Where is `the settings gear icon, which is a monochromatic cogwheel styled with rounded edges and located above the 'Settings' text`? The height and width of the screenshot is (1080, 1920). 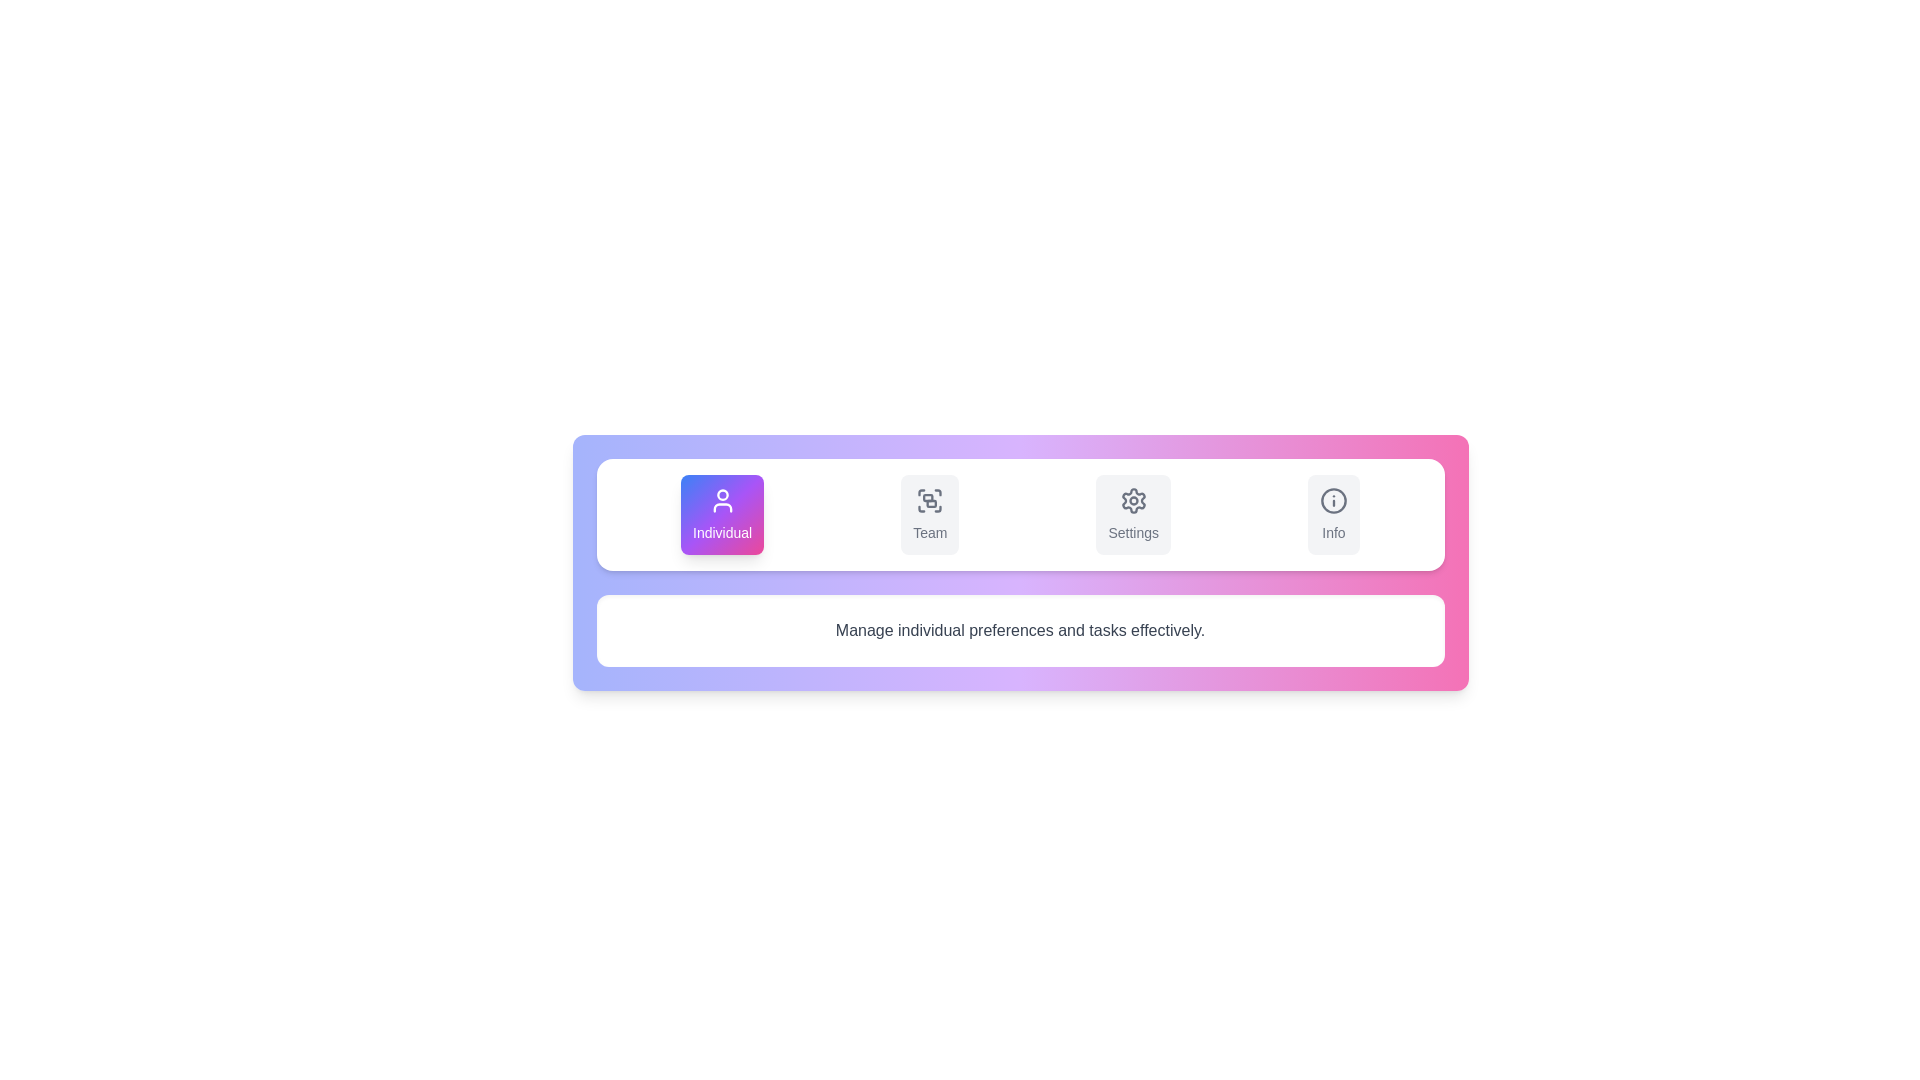
the settings gear icon, which is a monochromatic cogwheel styled with rounded edges and located above the 'Settings' text is located at coordinates (1133, 500).